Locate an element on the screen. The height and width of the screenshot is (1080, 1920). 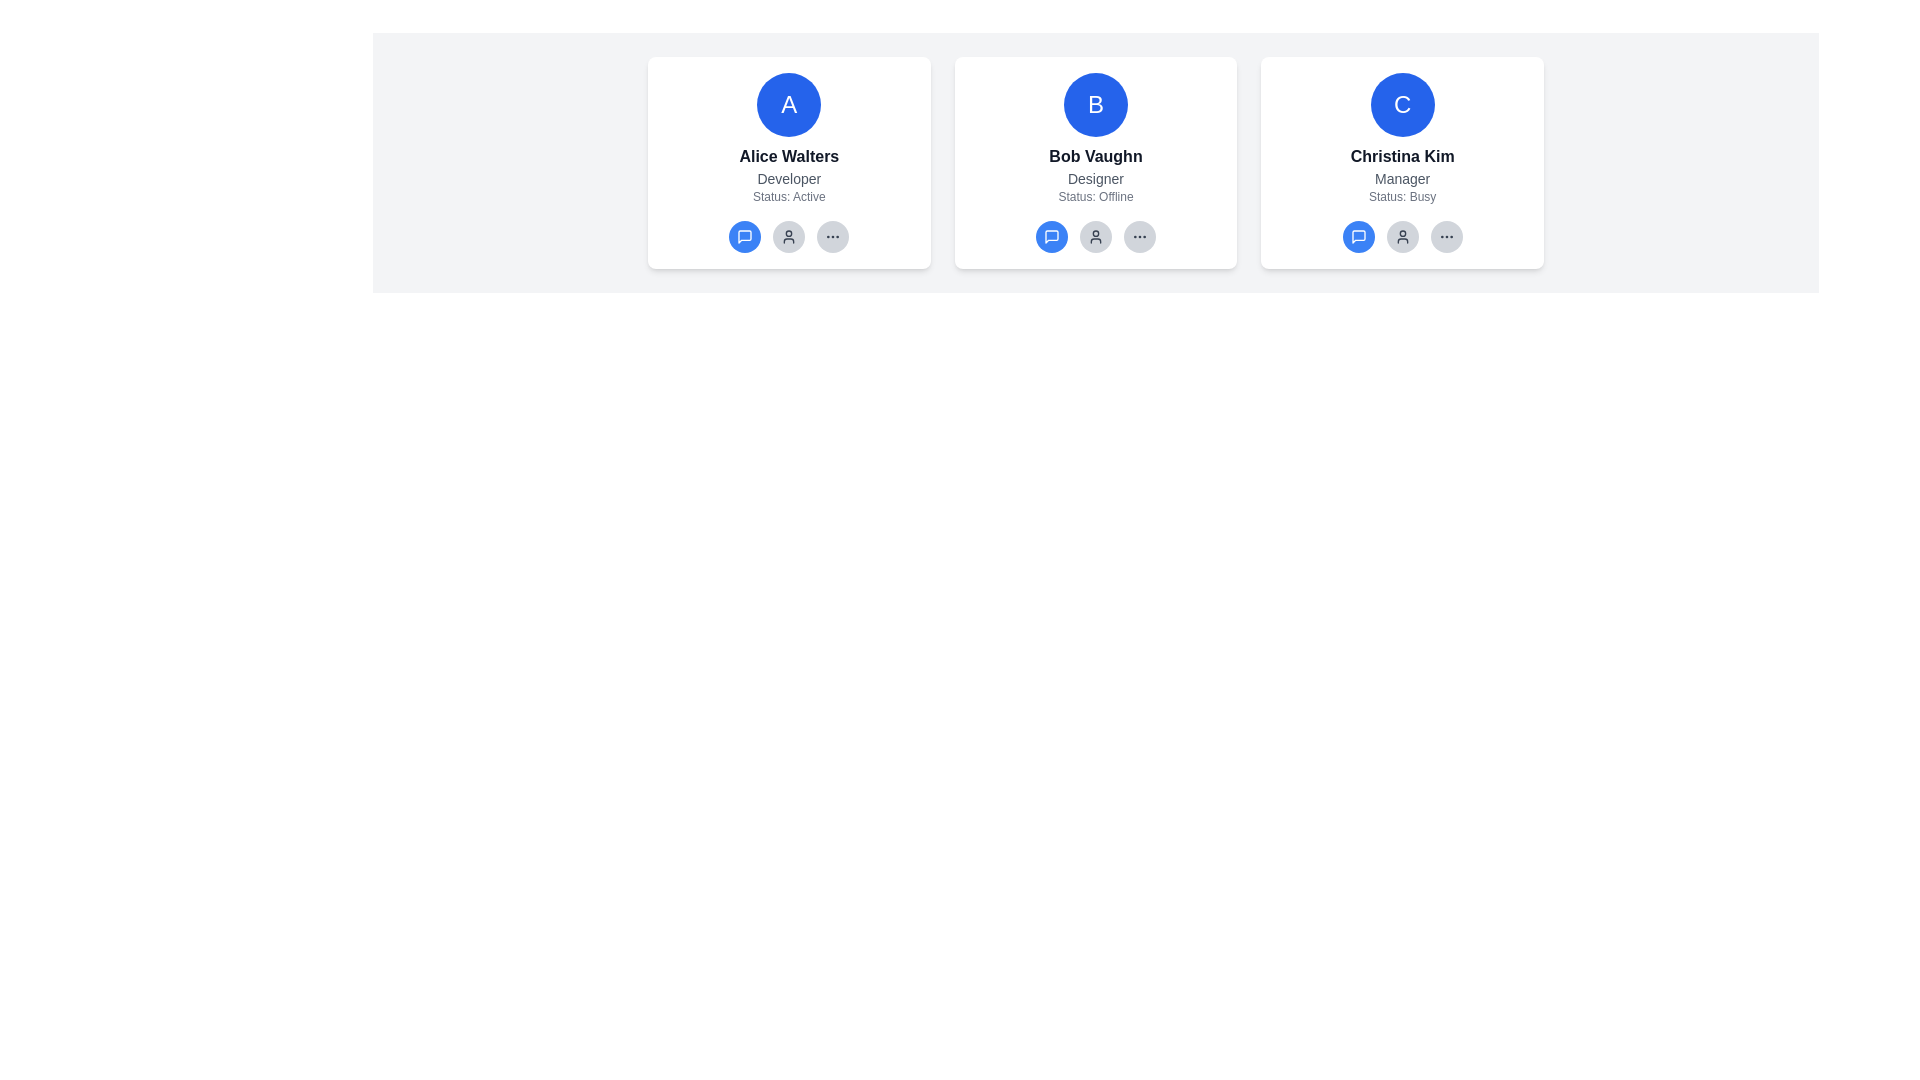
the user icon, which is a minimalistic vector illustration of a head and shoulders silhouette, located in the second card beneath the title and description of 'Bob Vaughn' is located at coordinates (1094, 235).